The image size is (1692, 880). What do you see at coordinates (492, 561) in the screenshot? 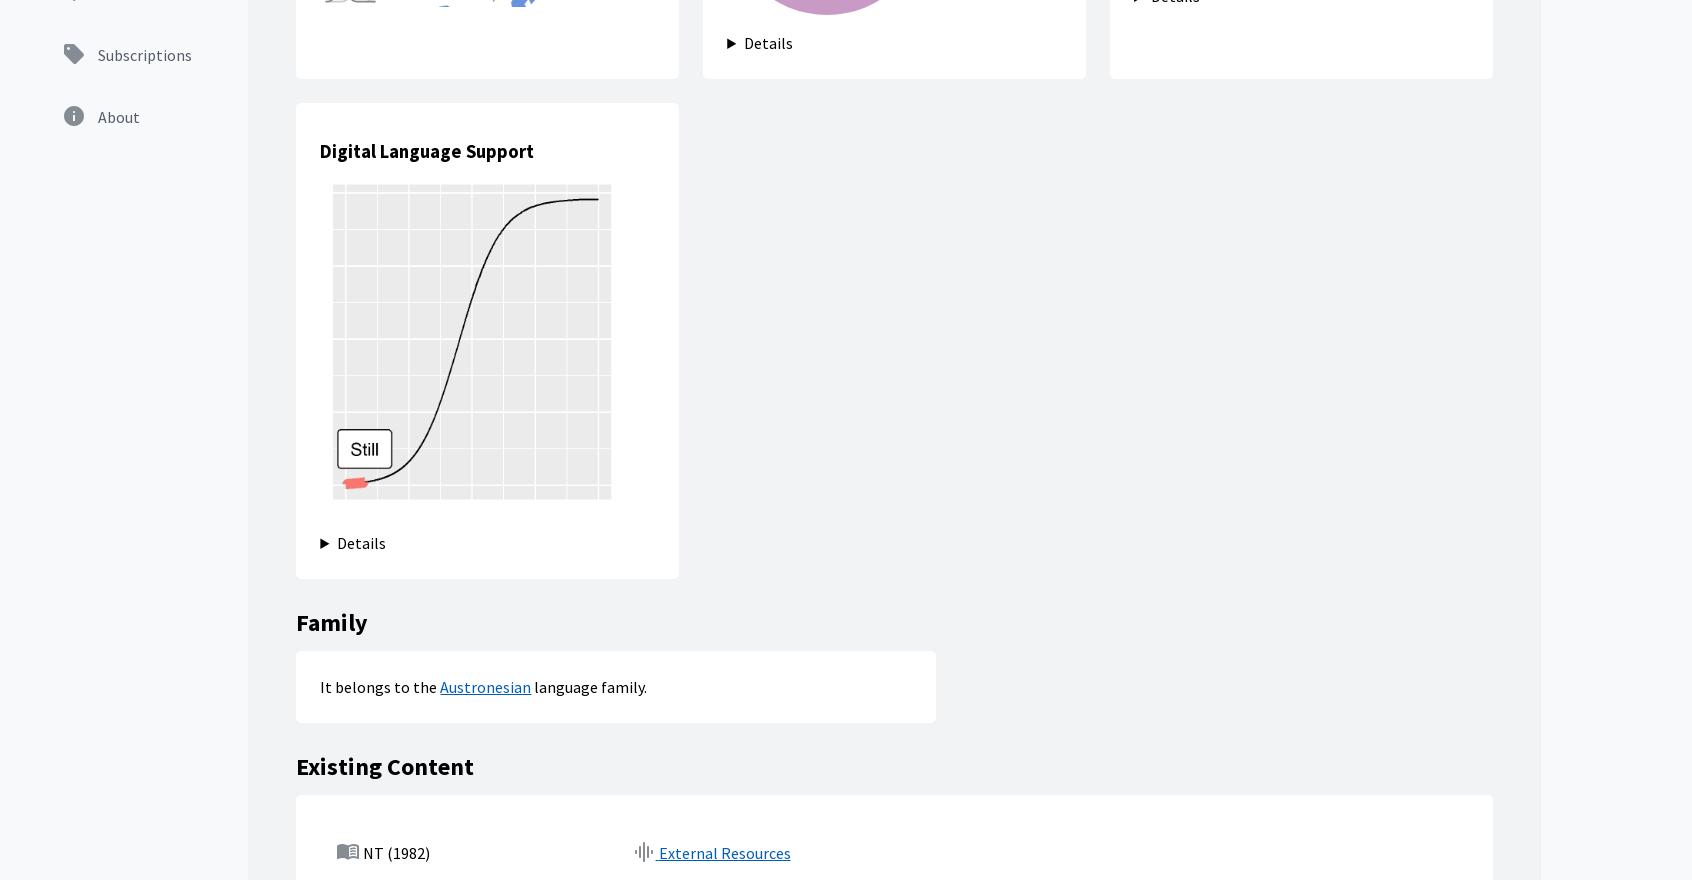
I see `'Families'` at bounding box center [492, 561].